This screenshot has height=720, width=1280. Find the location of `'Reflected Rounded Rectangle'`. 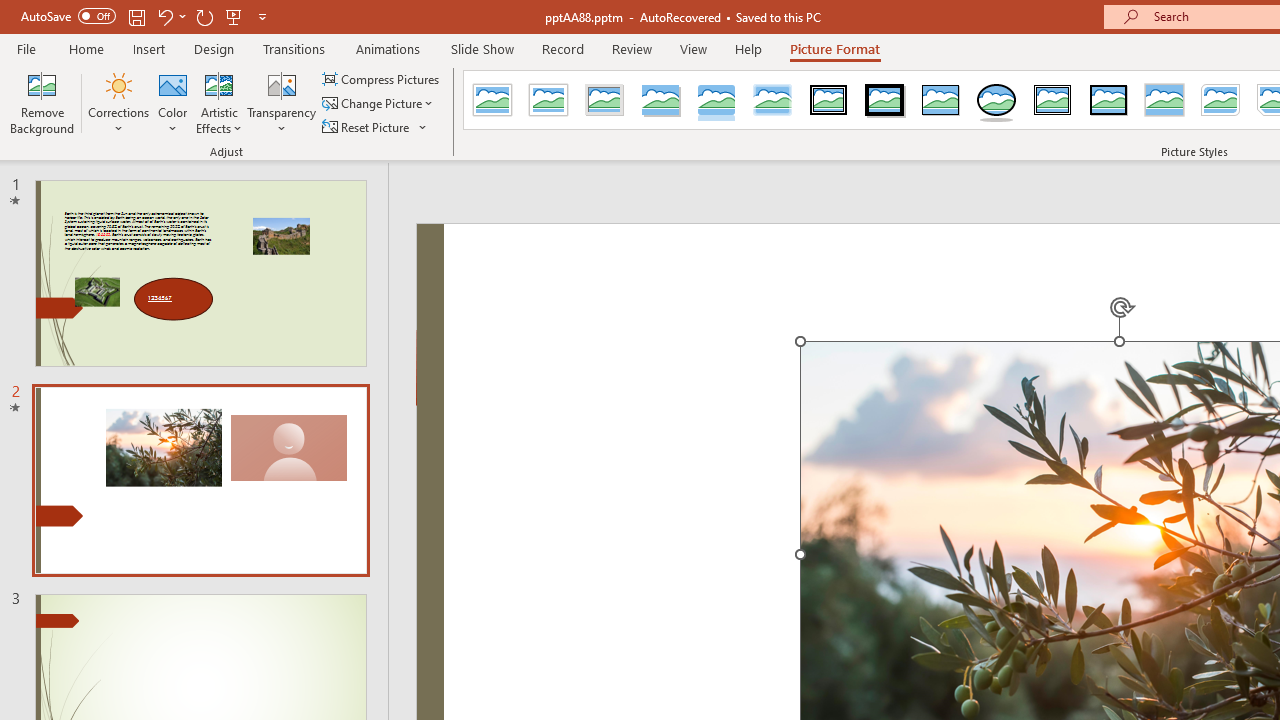

'Reflected Rounded Rectangle' is located at coordinates (716, 100).